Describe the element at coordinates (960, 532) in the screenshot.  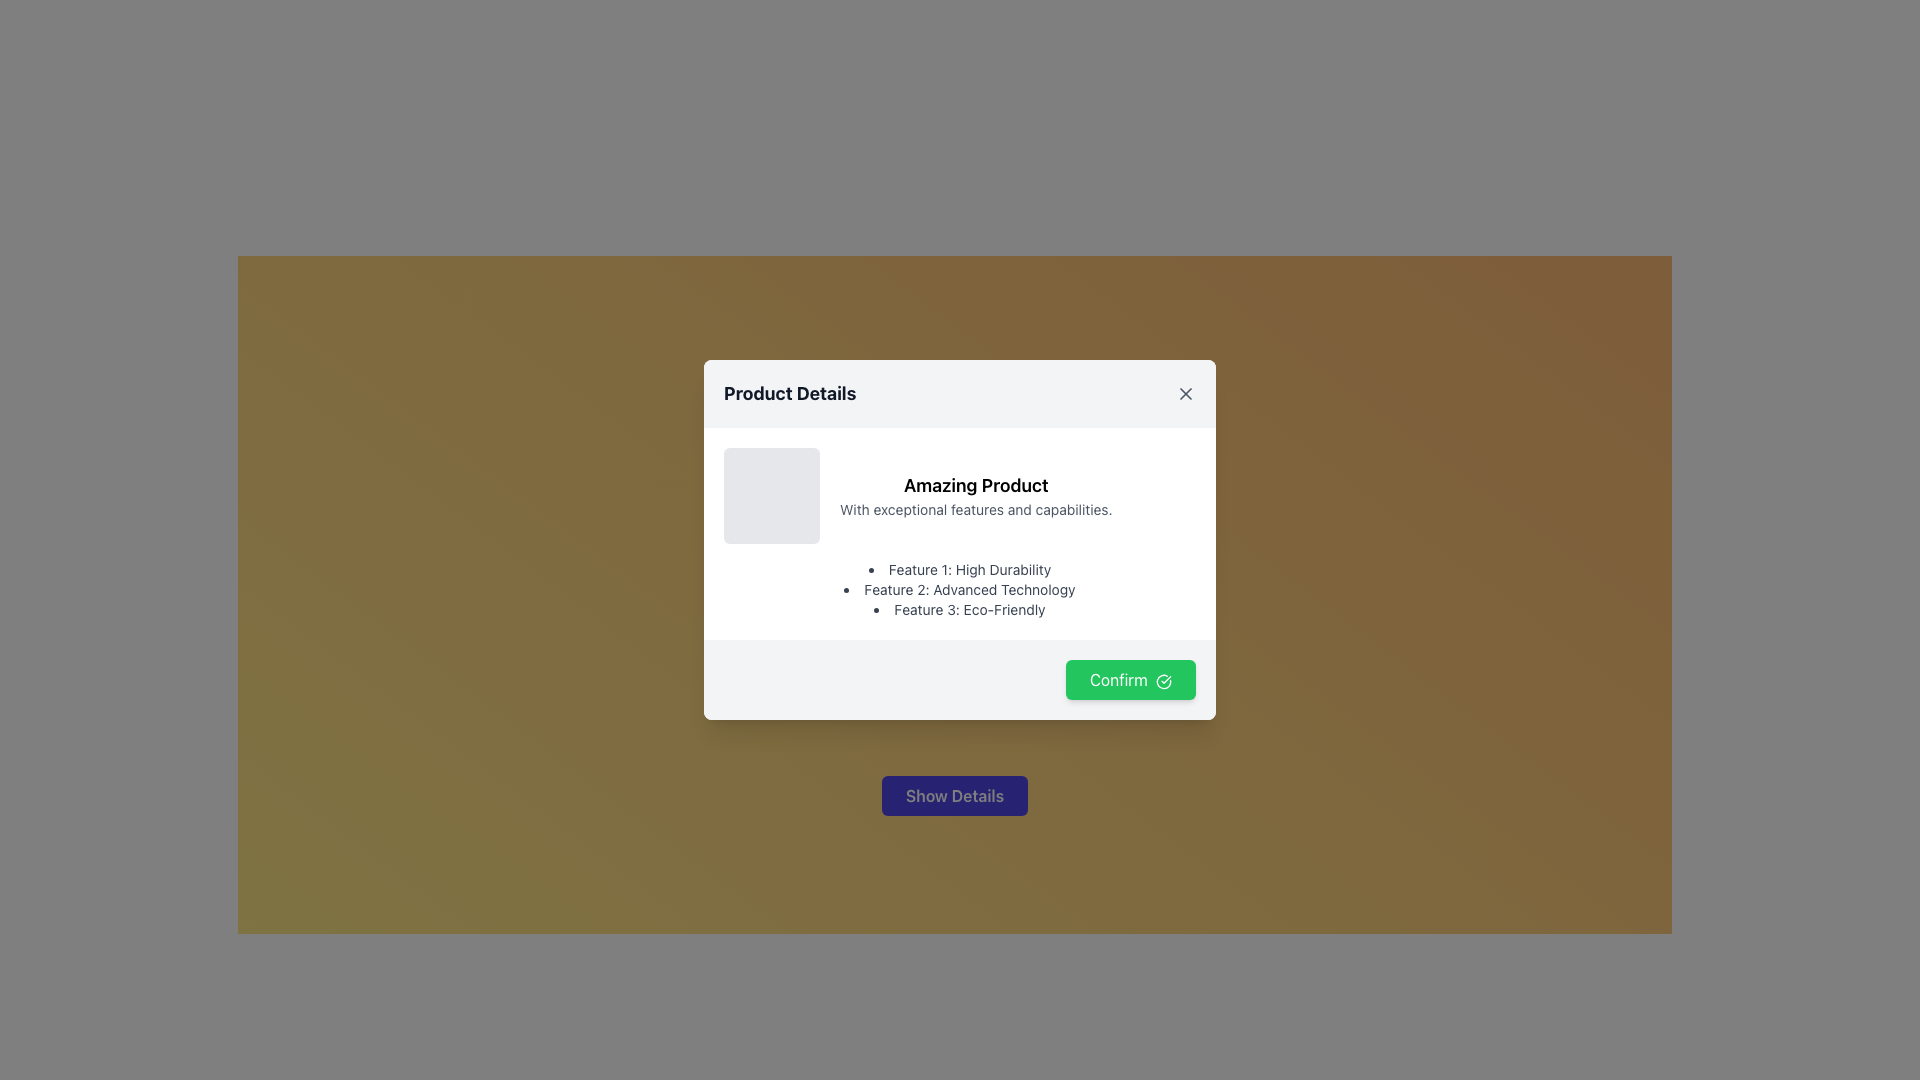
I see `the Informational Section within the 'Product Details' modal, which displays product details, including its name, description, and features` at that location.